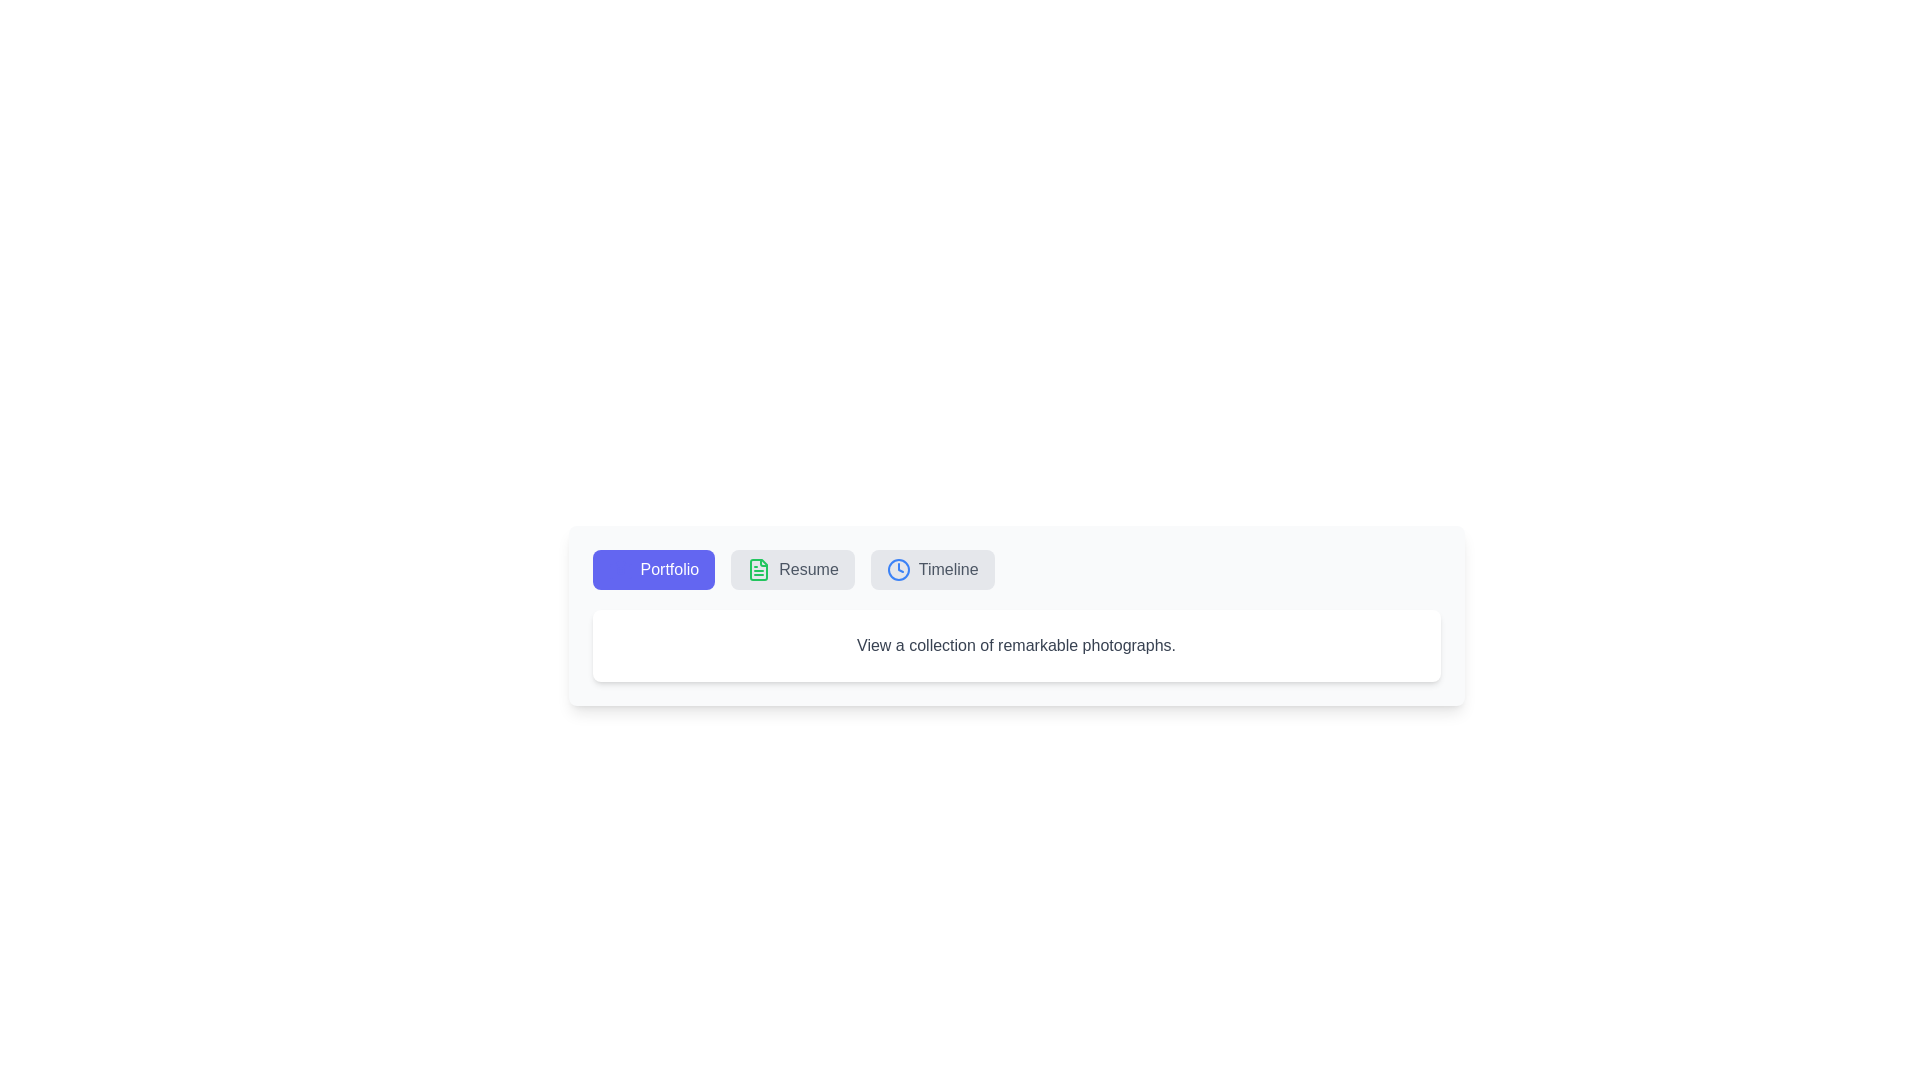  I want to click on the Timeline tab to navigate to its content, so click(931, 570).